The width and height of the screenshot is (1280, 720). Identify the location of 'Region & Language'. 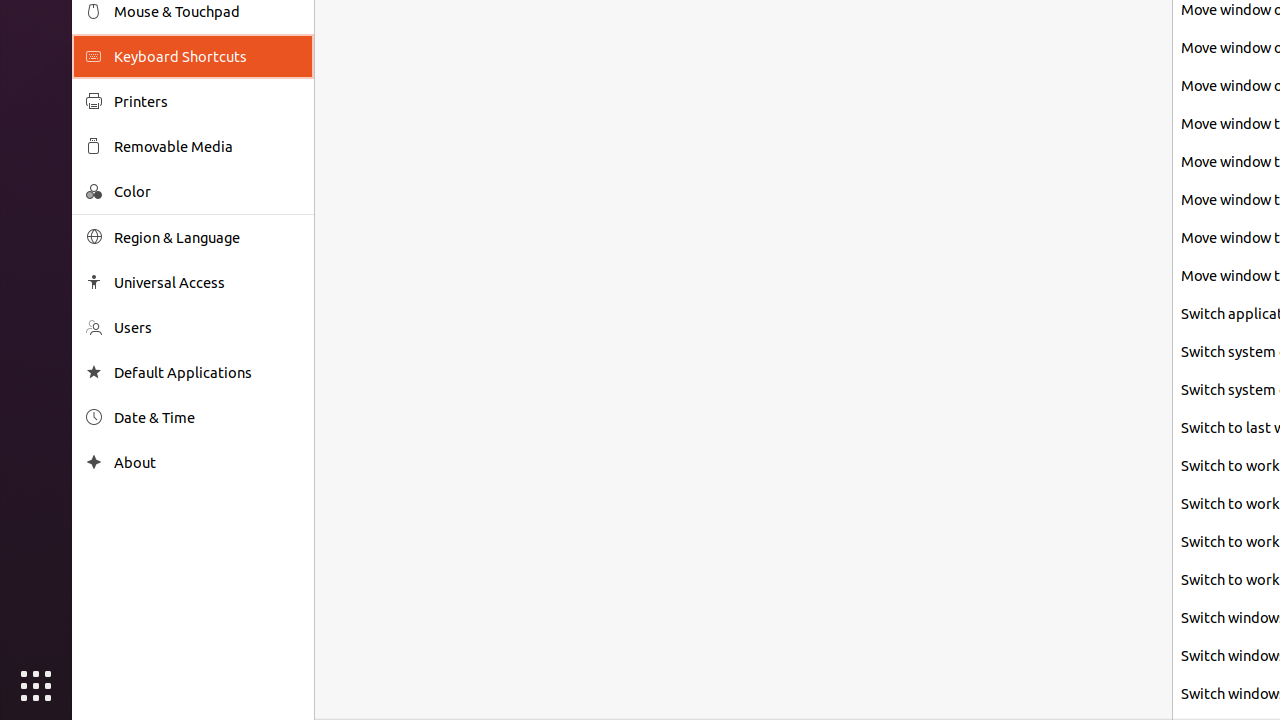
(206, 236).